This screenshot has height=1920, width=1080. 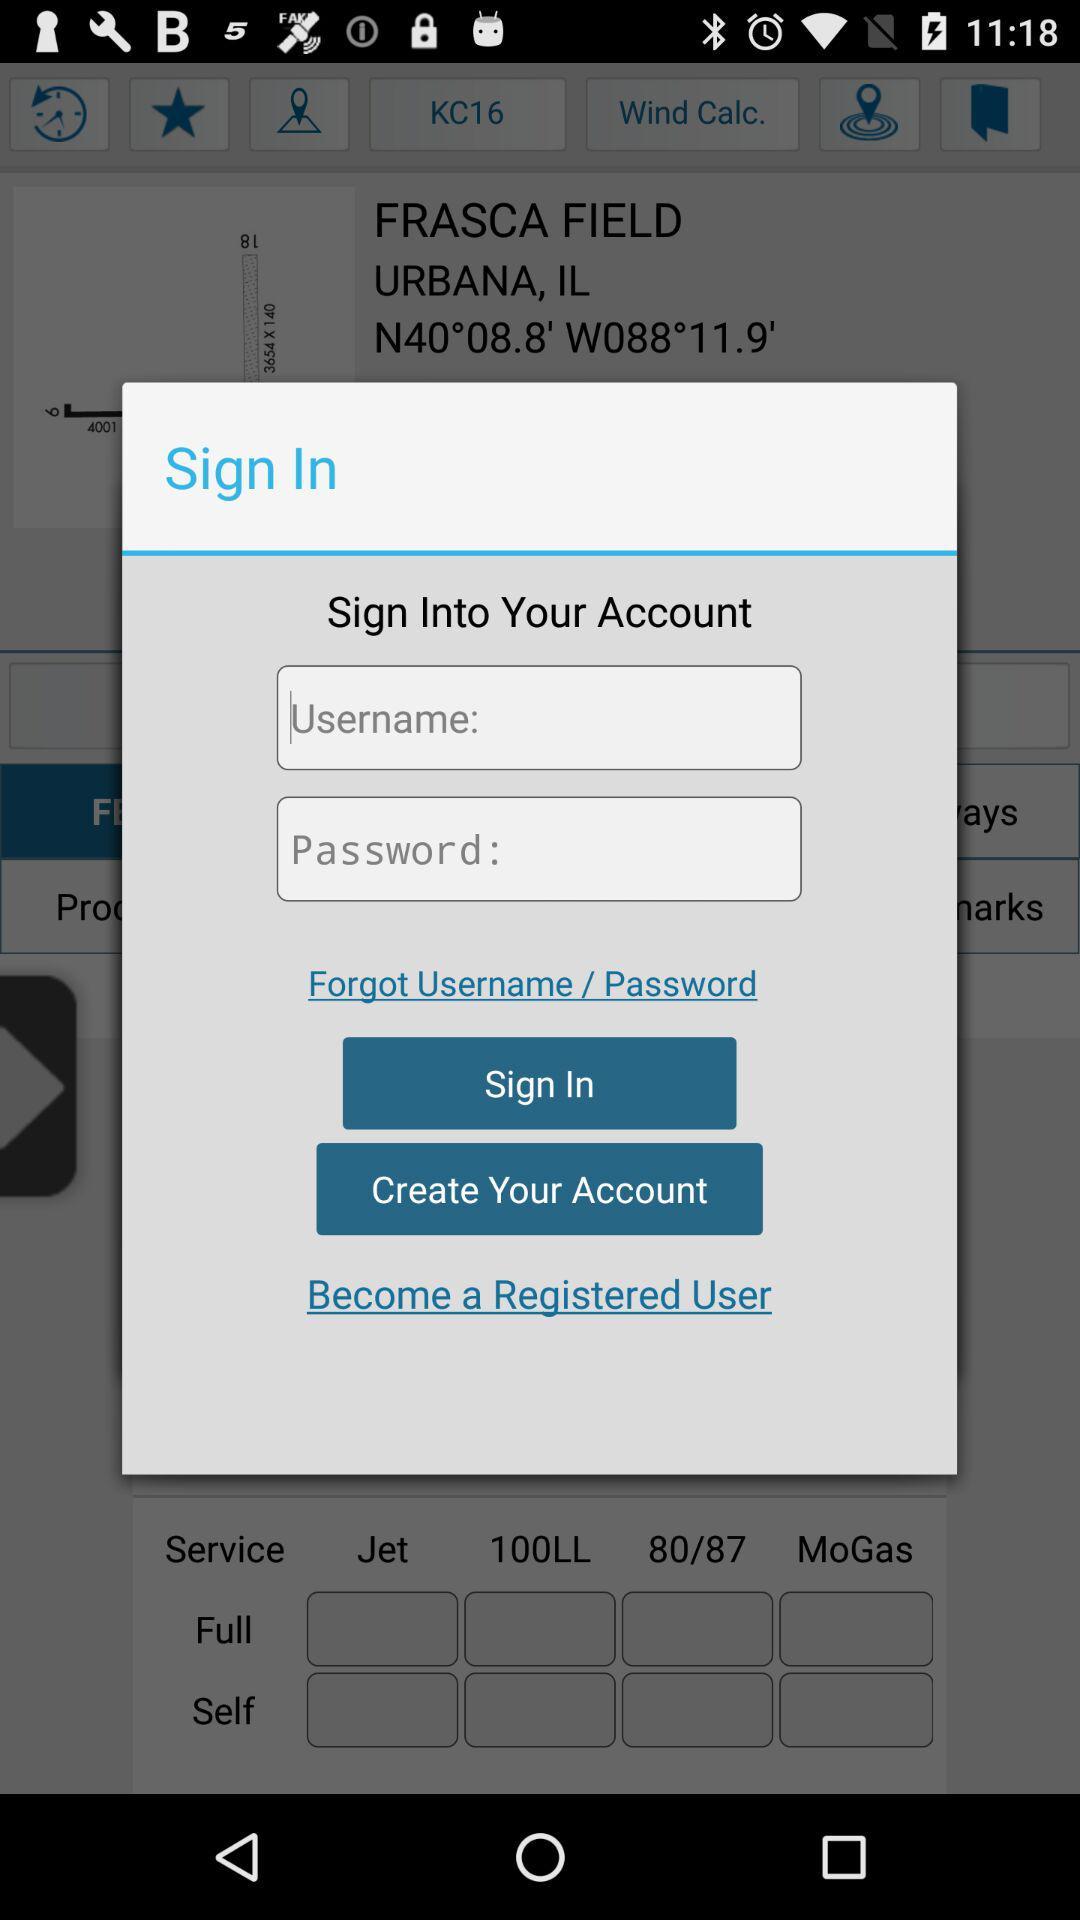 I want to click on item below the create your account item, so click(x=538, y=1293).